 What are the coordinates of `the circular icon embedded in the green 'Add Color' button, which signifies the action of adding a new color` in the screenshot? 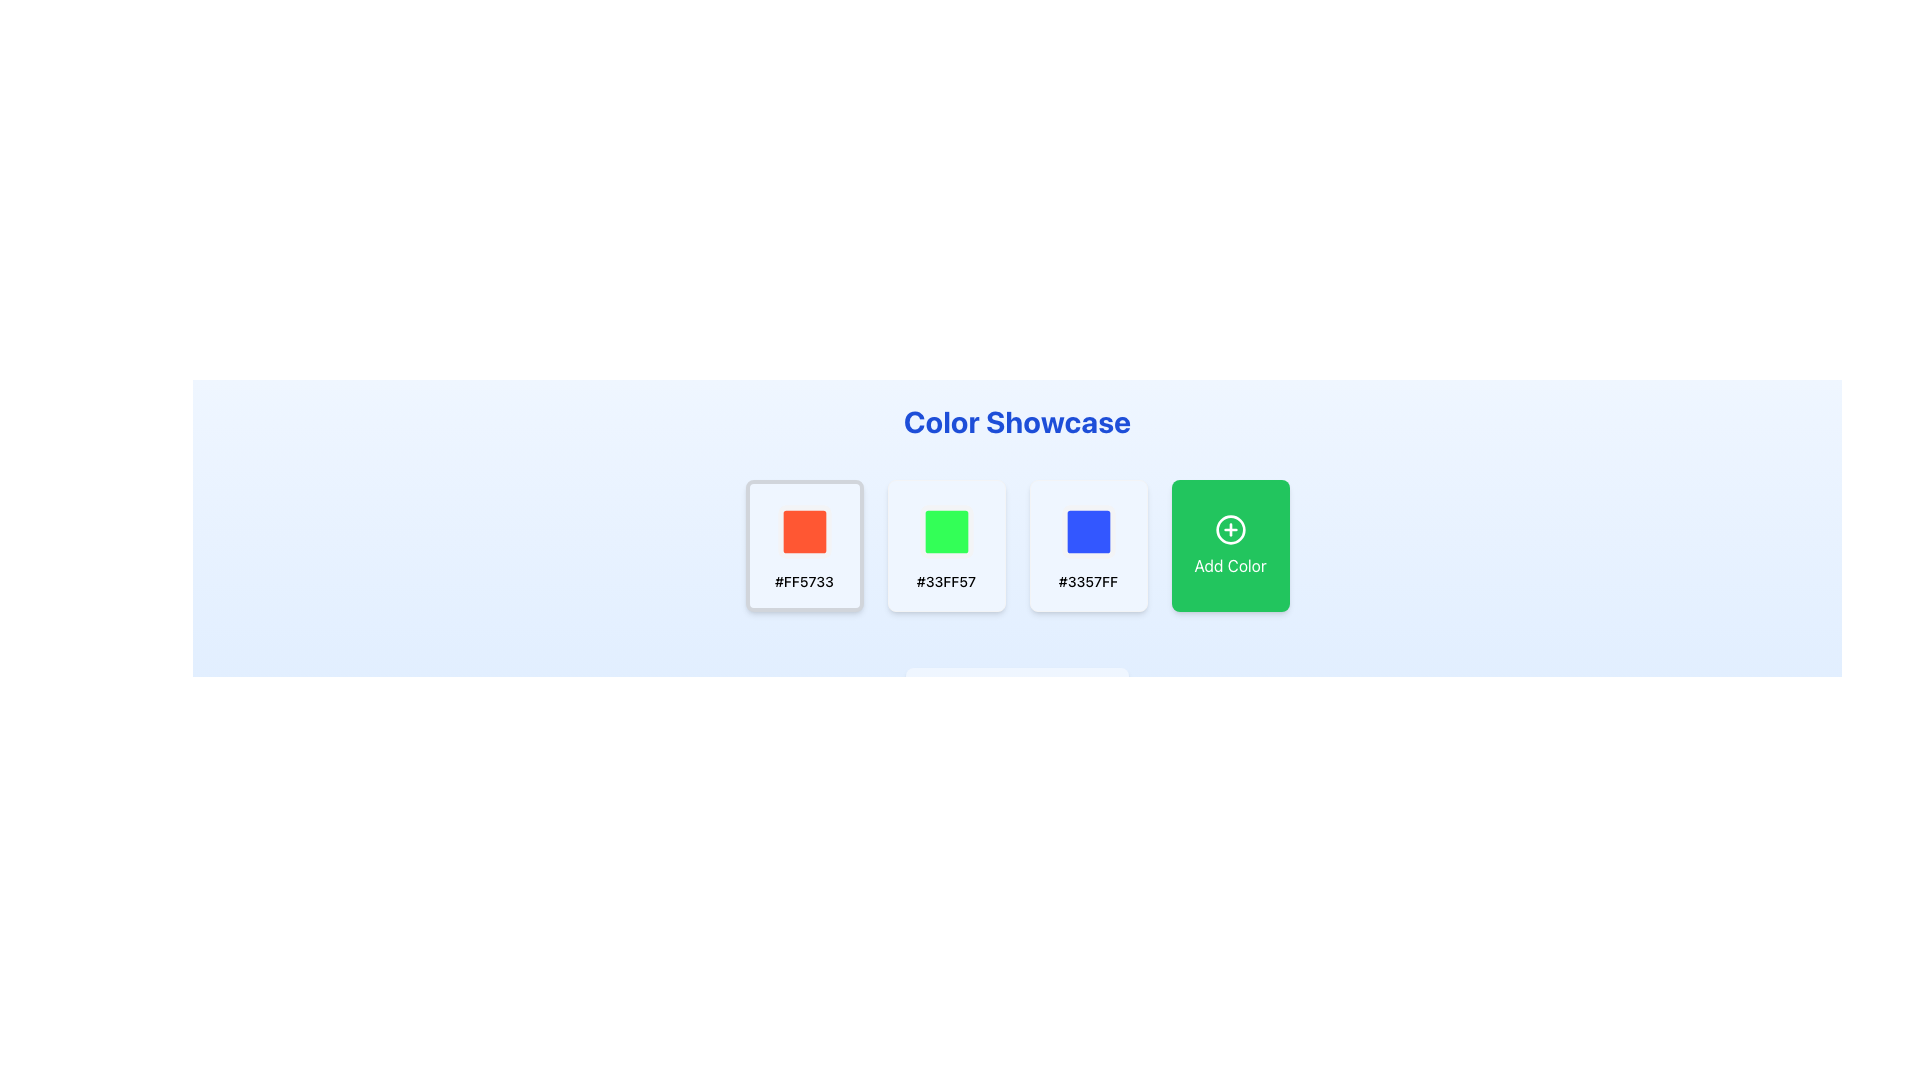 It's located at (1229, 528).